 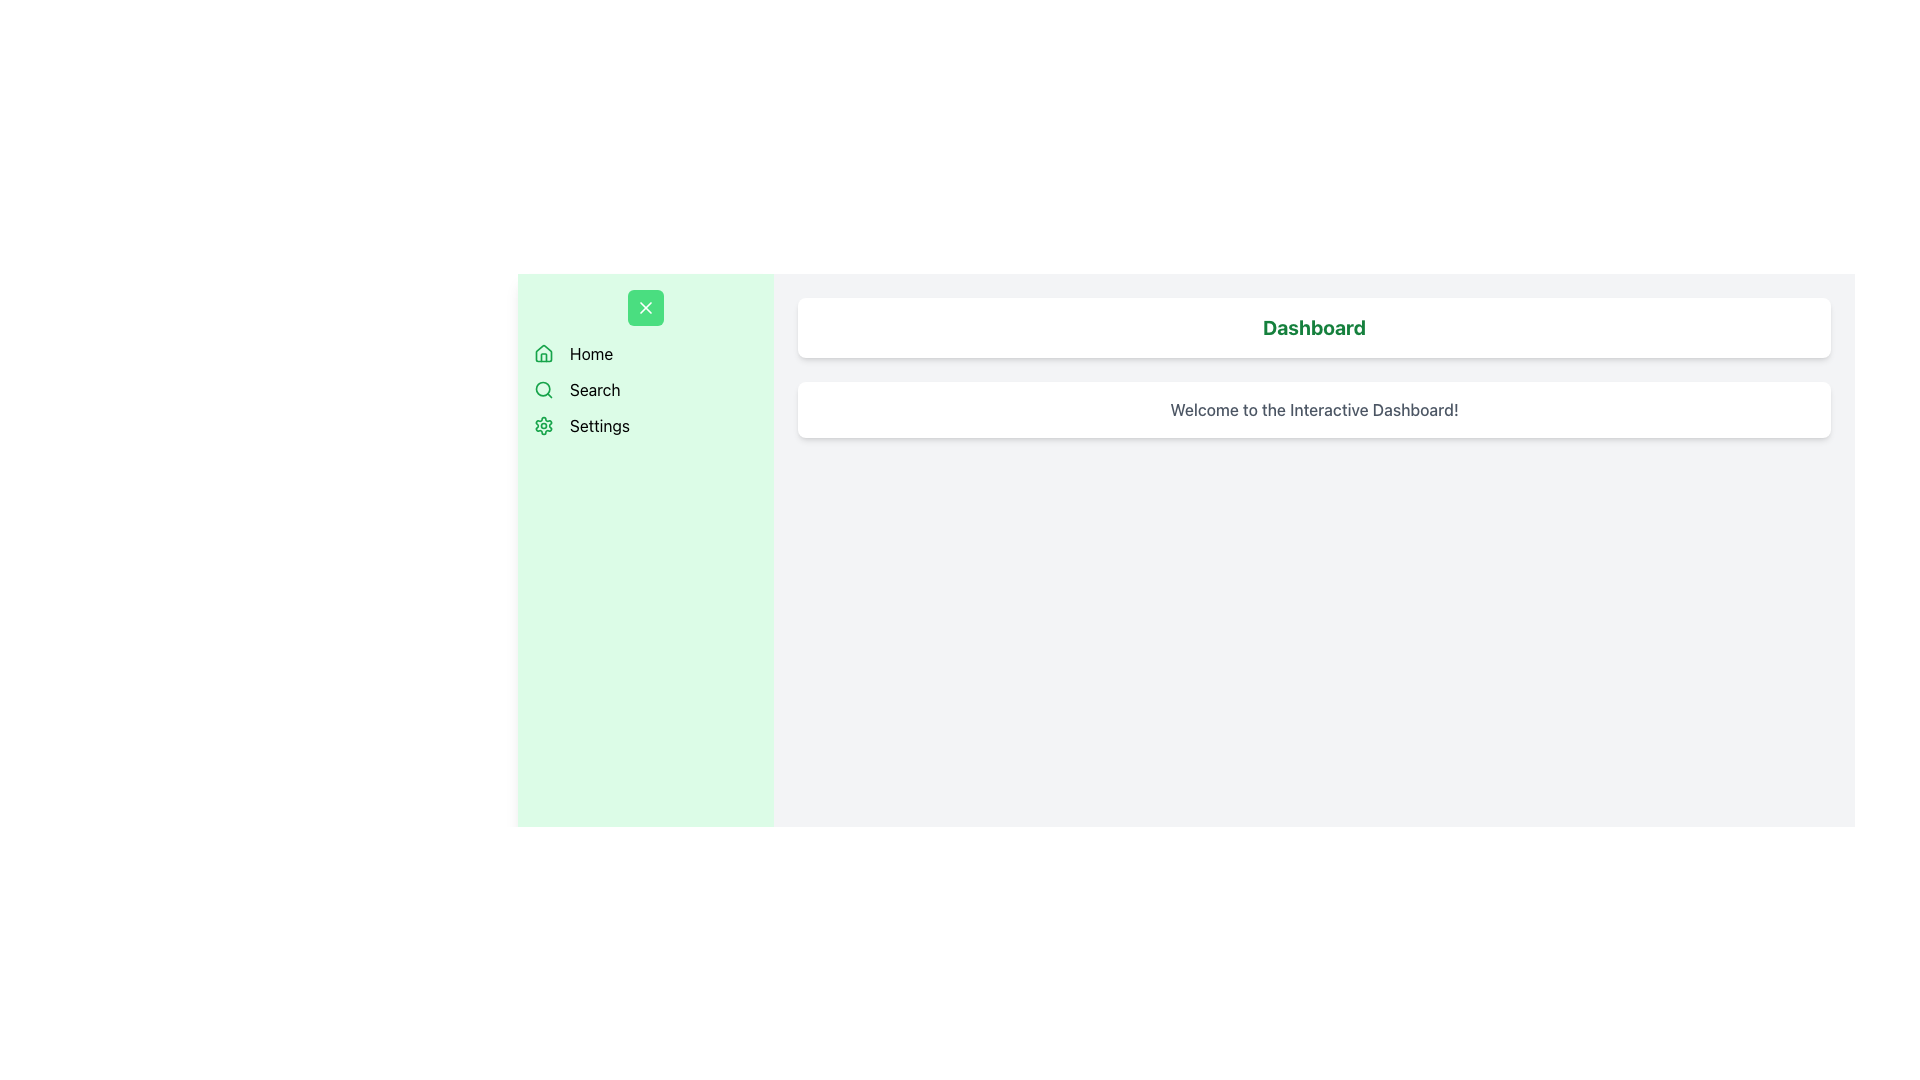 What do you see at coordinates (543, 389) in the screenshot?
I see `the green search icon represented by a magnifying glass symbol, located in the vertical navigation panel, second from the top, with 'Search' label next to it` at bounding box center [543, 389].